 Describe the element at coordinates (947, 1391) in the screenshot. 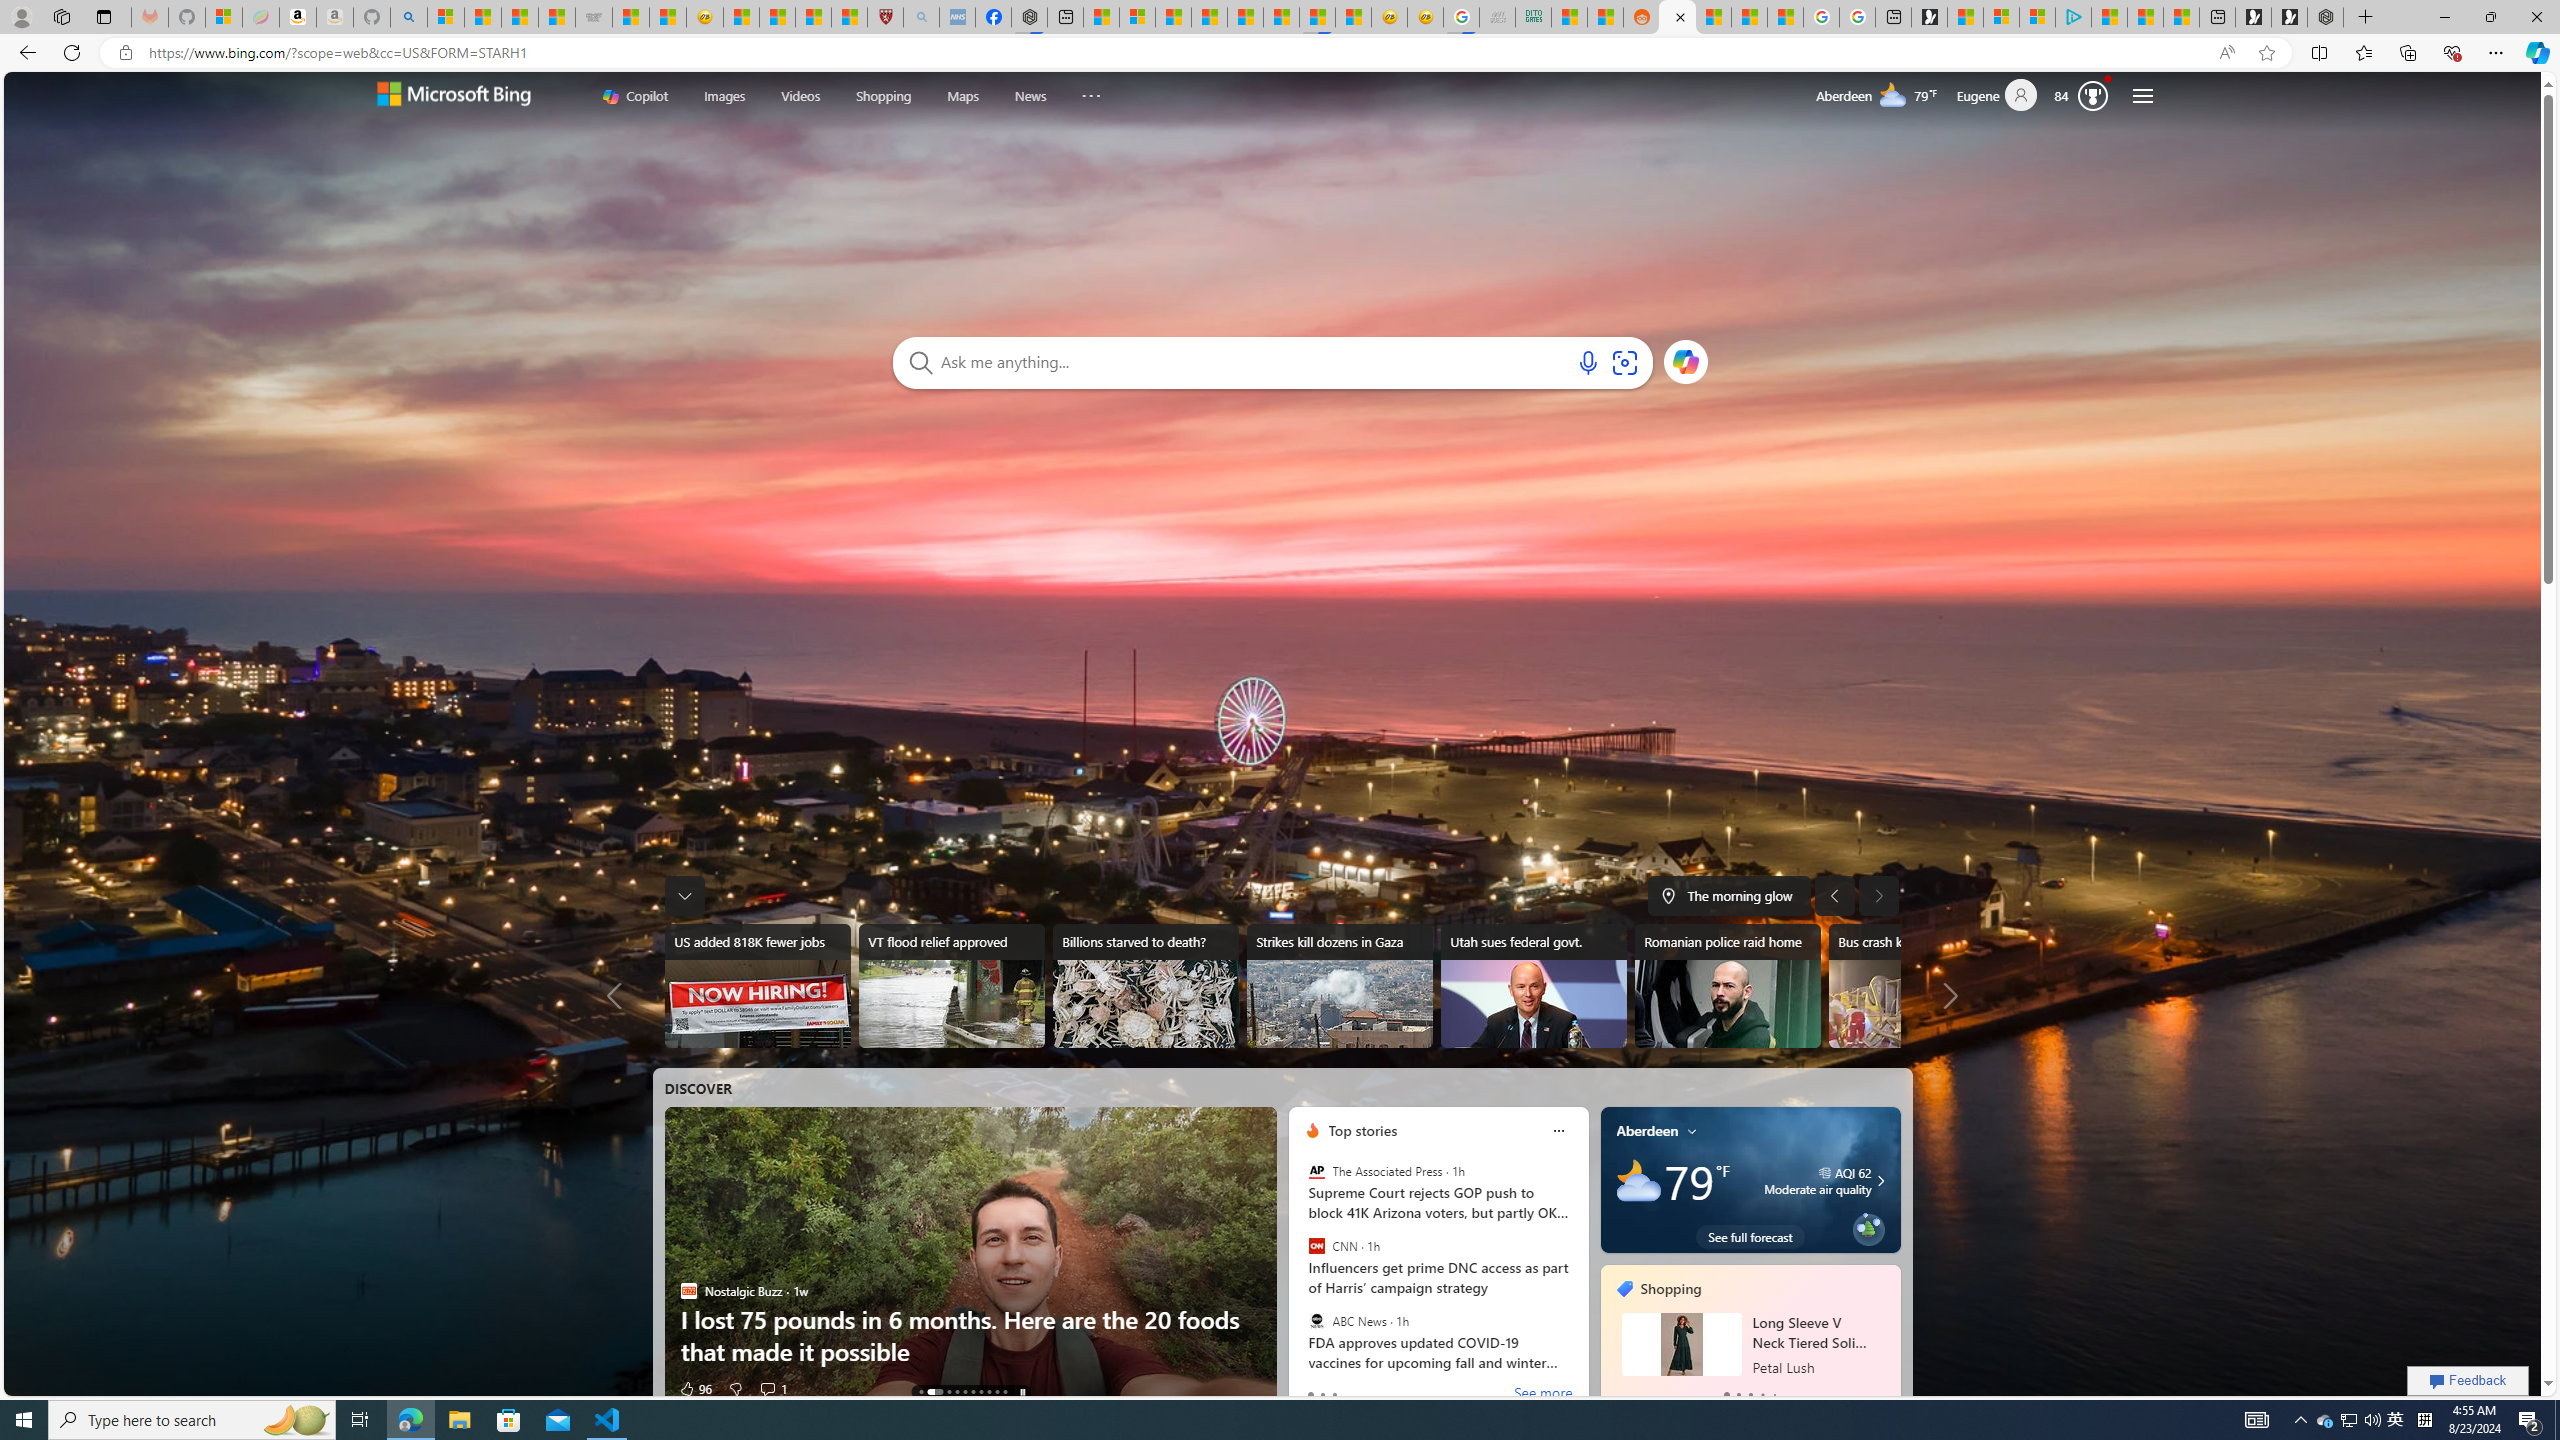

I see `'AutomationID: tab-2'` at that location.